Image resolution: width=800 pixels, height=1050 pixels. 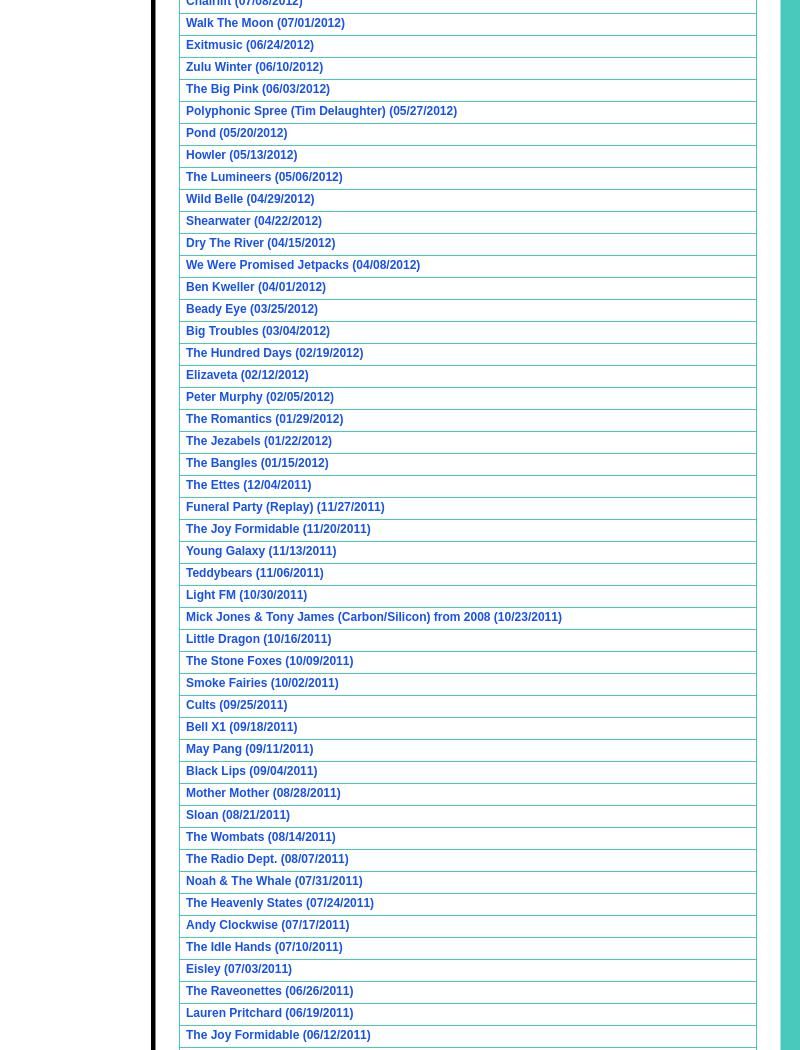 I want to click on 'The Stone Foxes (10/09/2011)', so click(x=185, y=659).